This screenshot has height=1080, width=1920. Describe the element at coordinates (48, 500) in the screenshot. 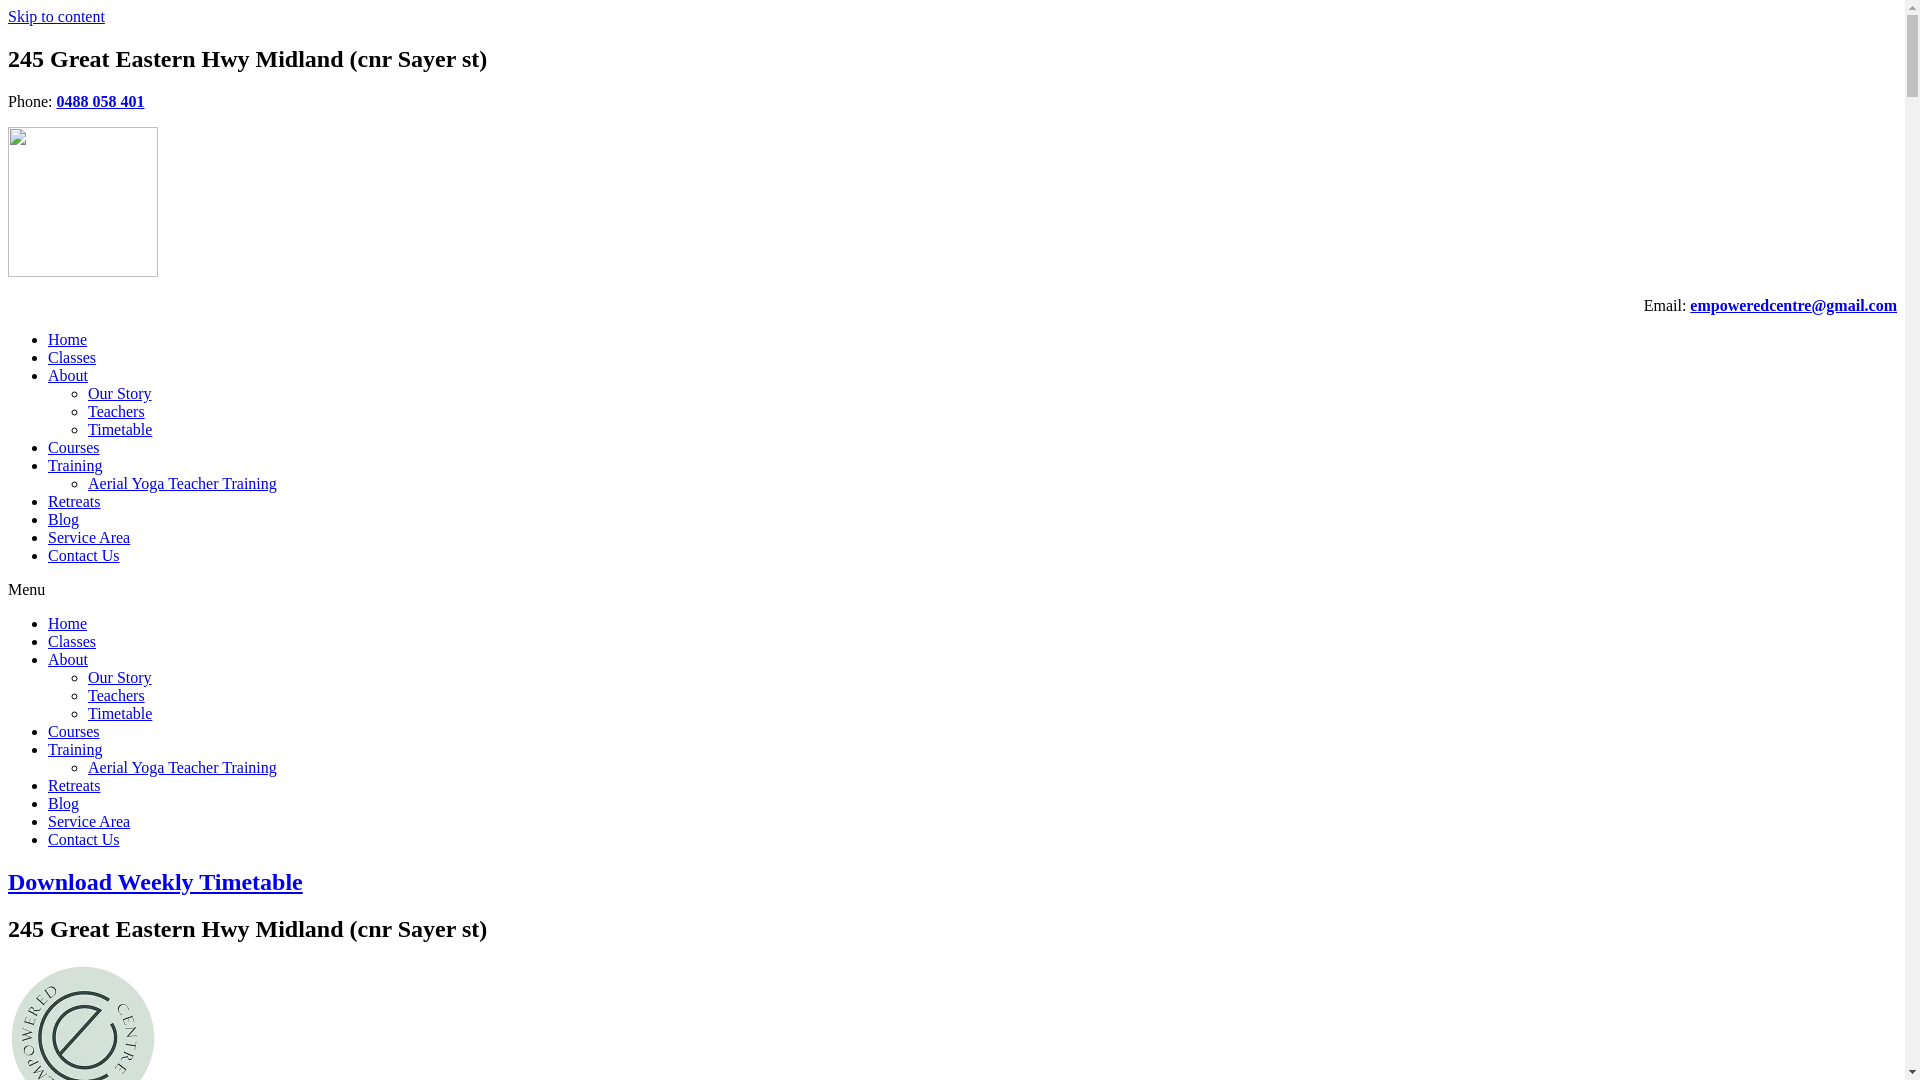

I see `'Retreats'` at that location.